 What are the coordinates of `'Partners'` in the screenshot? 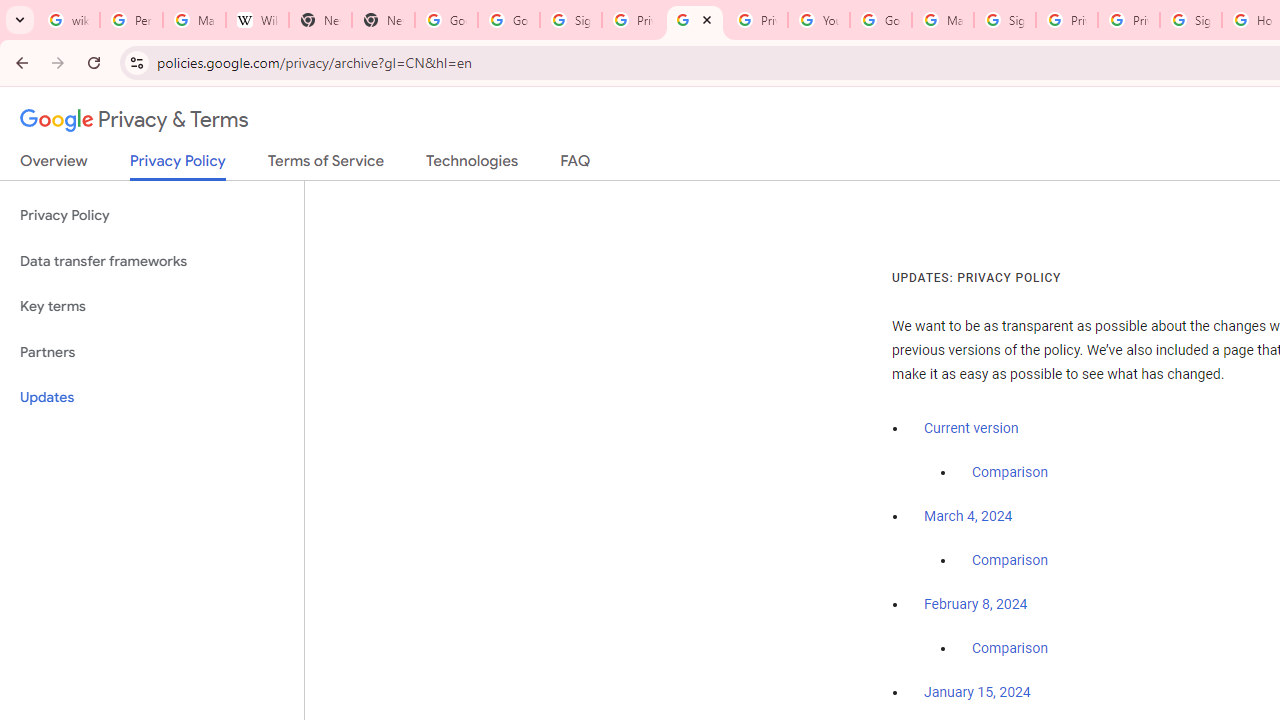 It's located at (151, 351).